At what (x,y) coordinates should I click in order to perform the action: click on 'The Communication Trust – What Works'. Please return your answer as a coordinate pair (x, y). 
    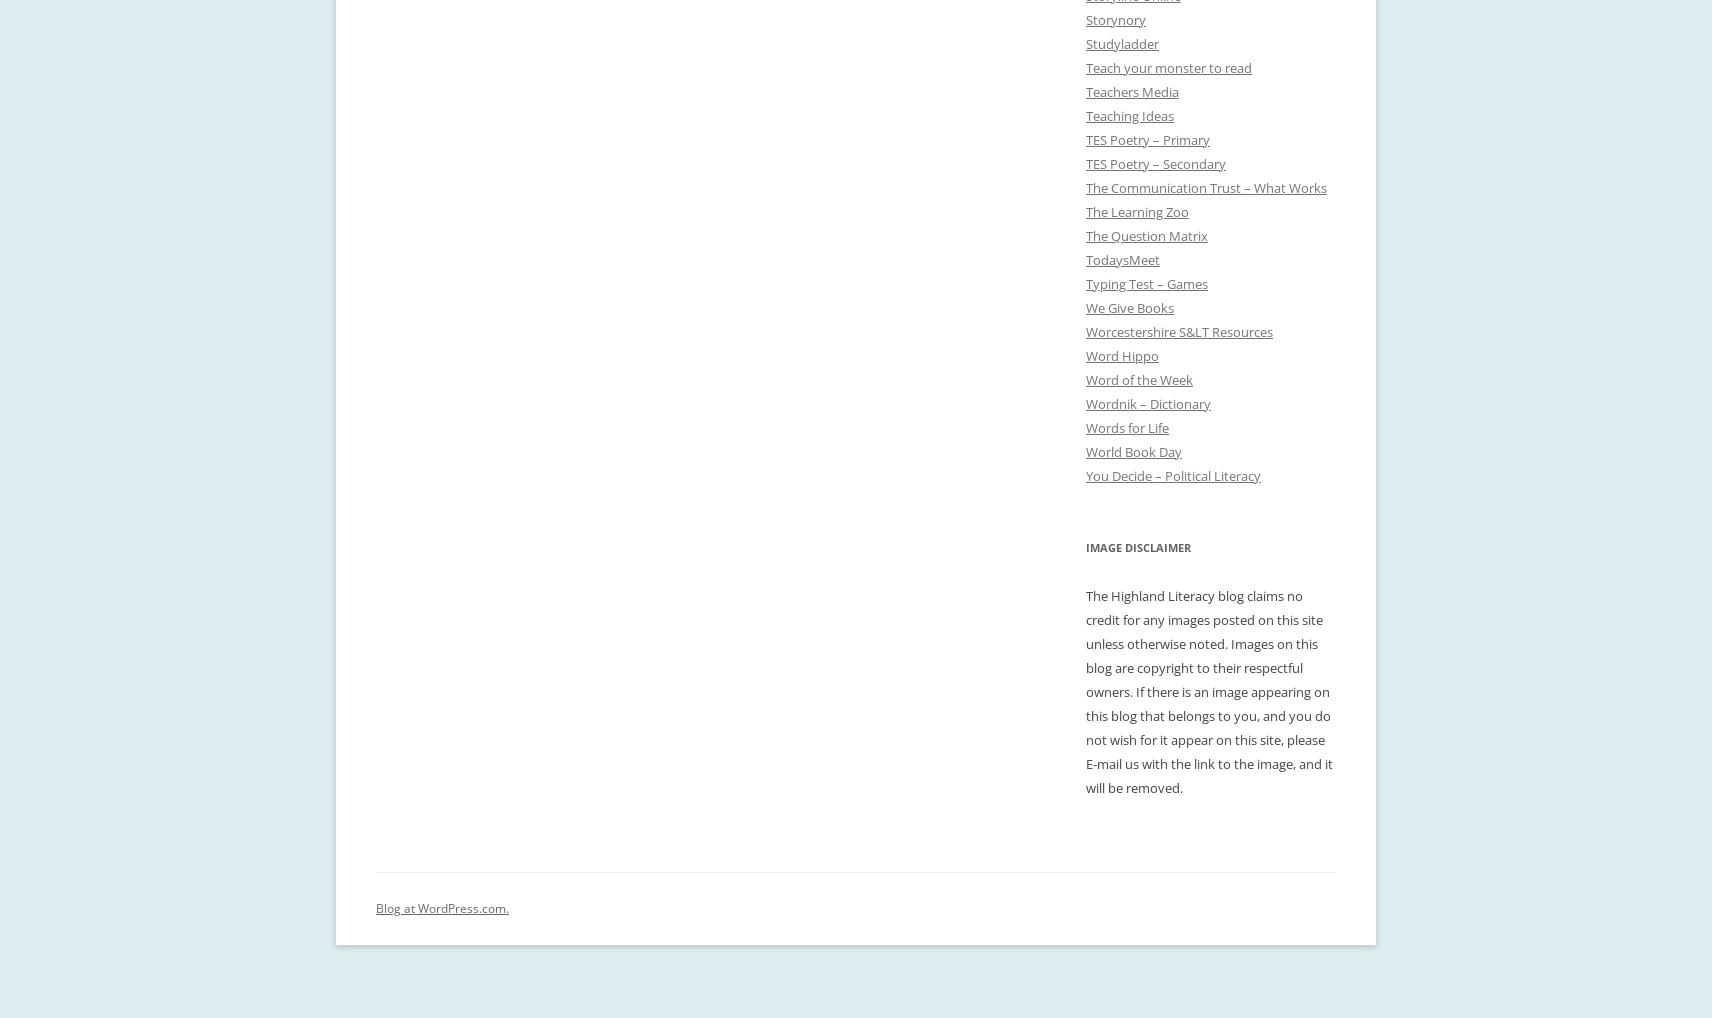
    Looking at the image, I should click on (1206, 188).